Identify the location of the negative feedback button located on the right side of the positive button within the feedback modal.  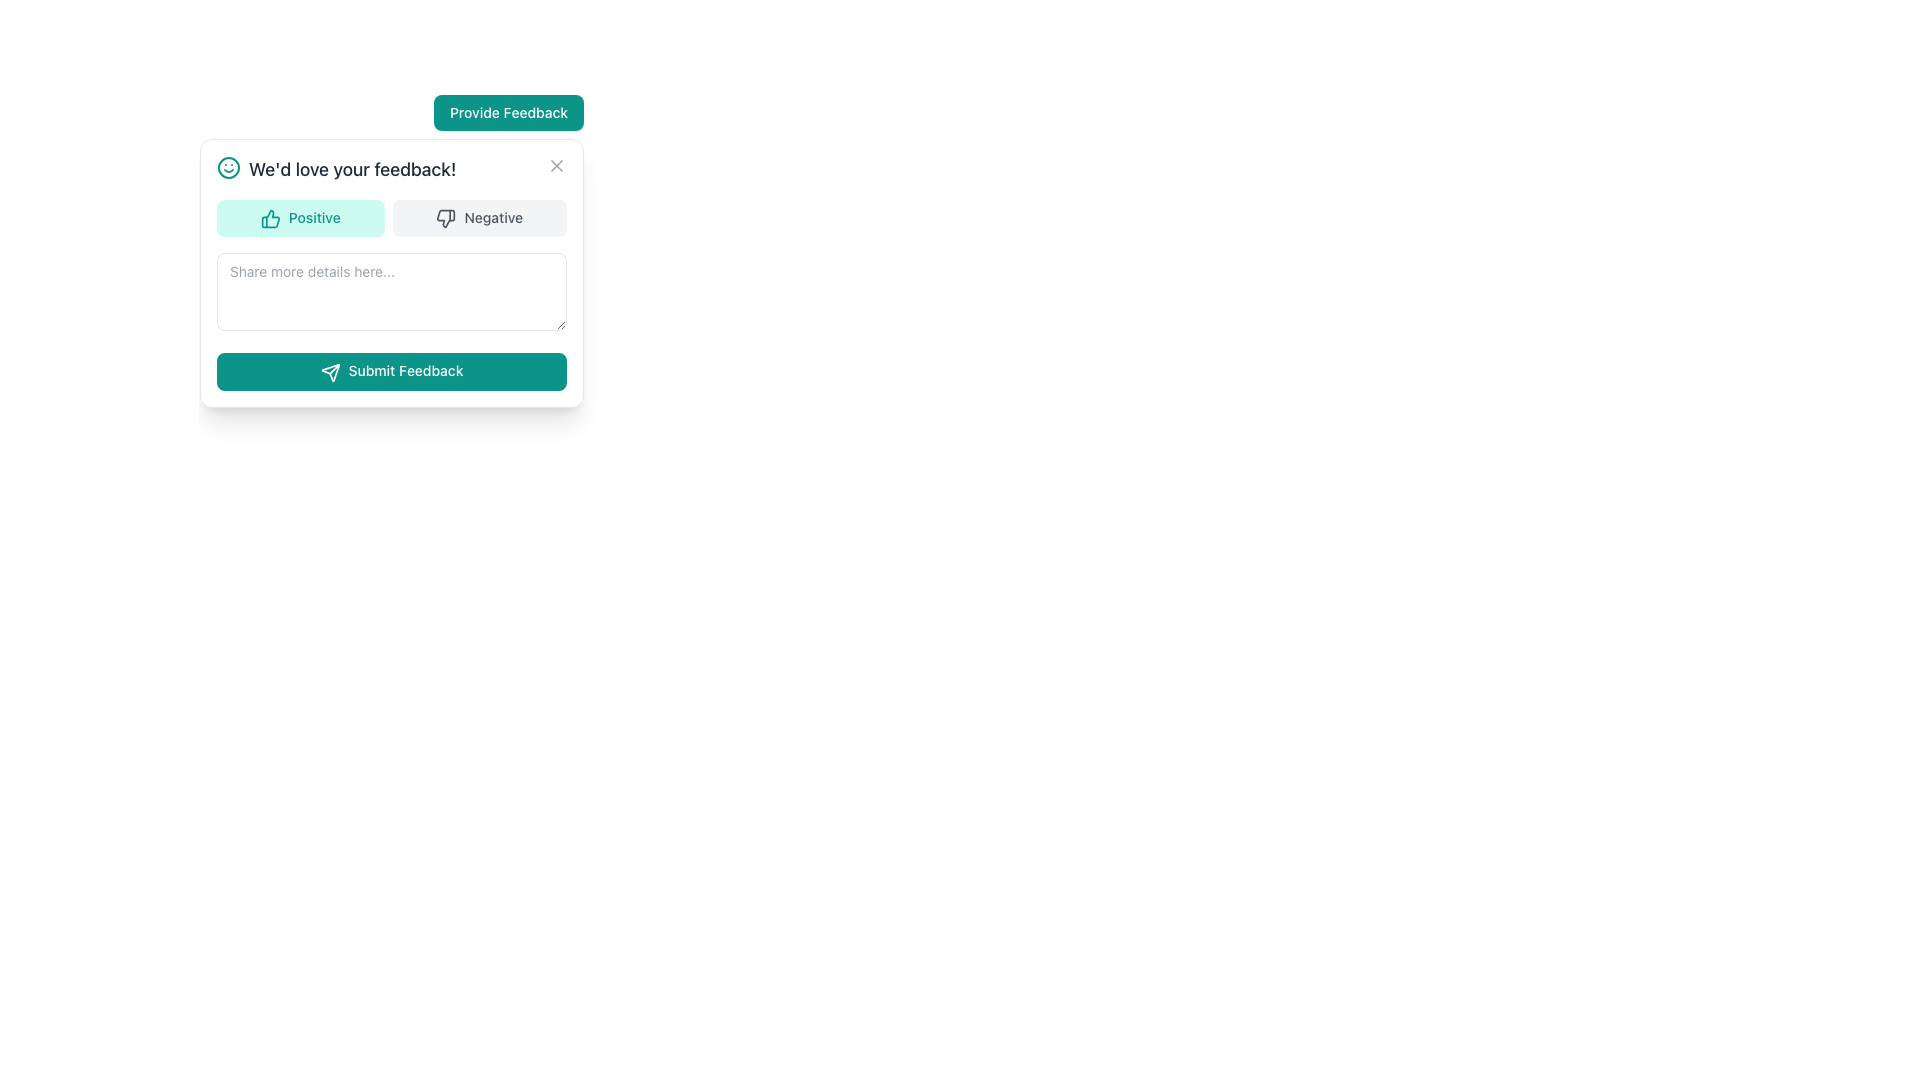
(478, 218).